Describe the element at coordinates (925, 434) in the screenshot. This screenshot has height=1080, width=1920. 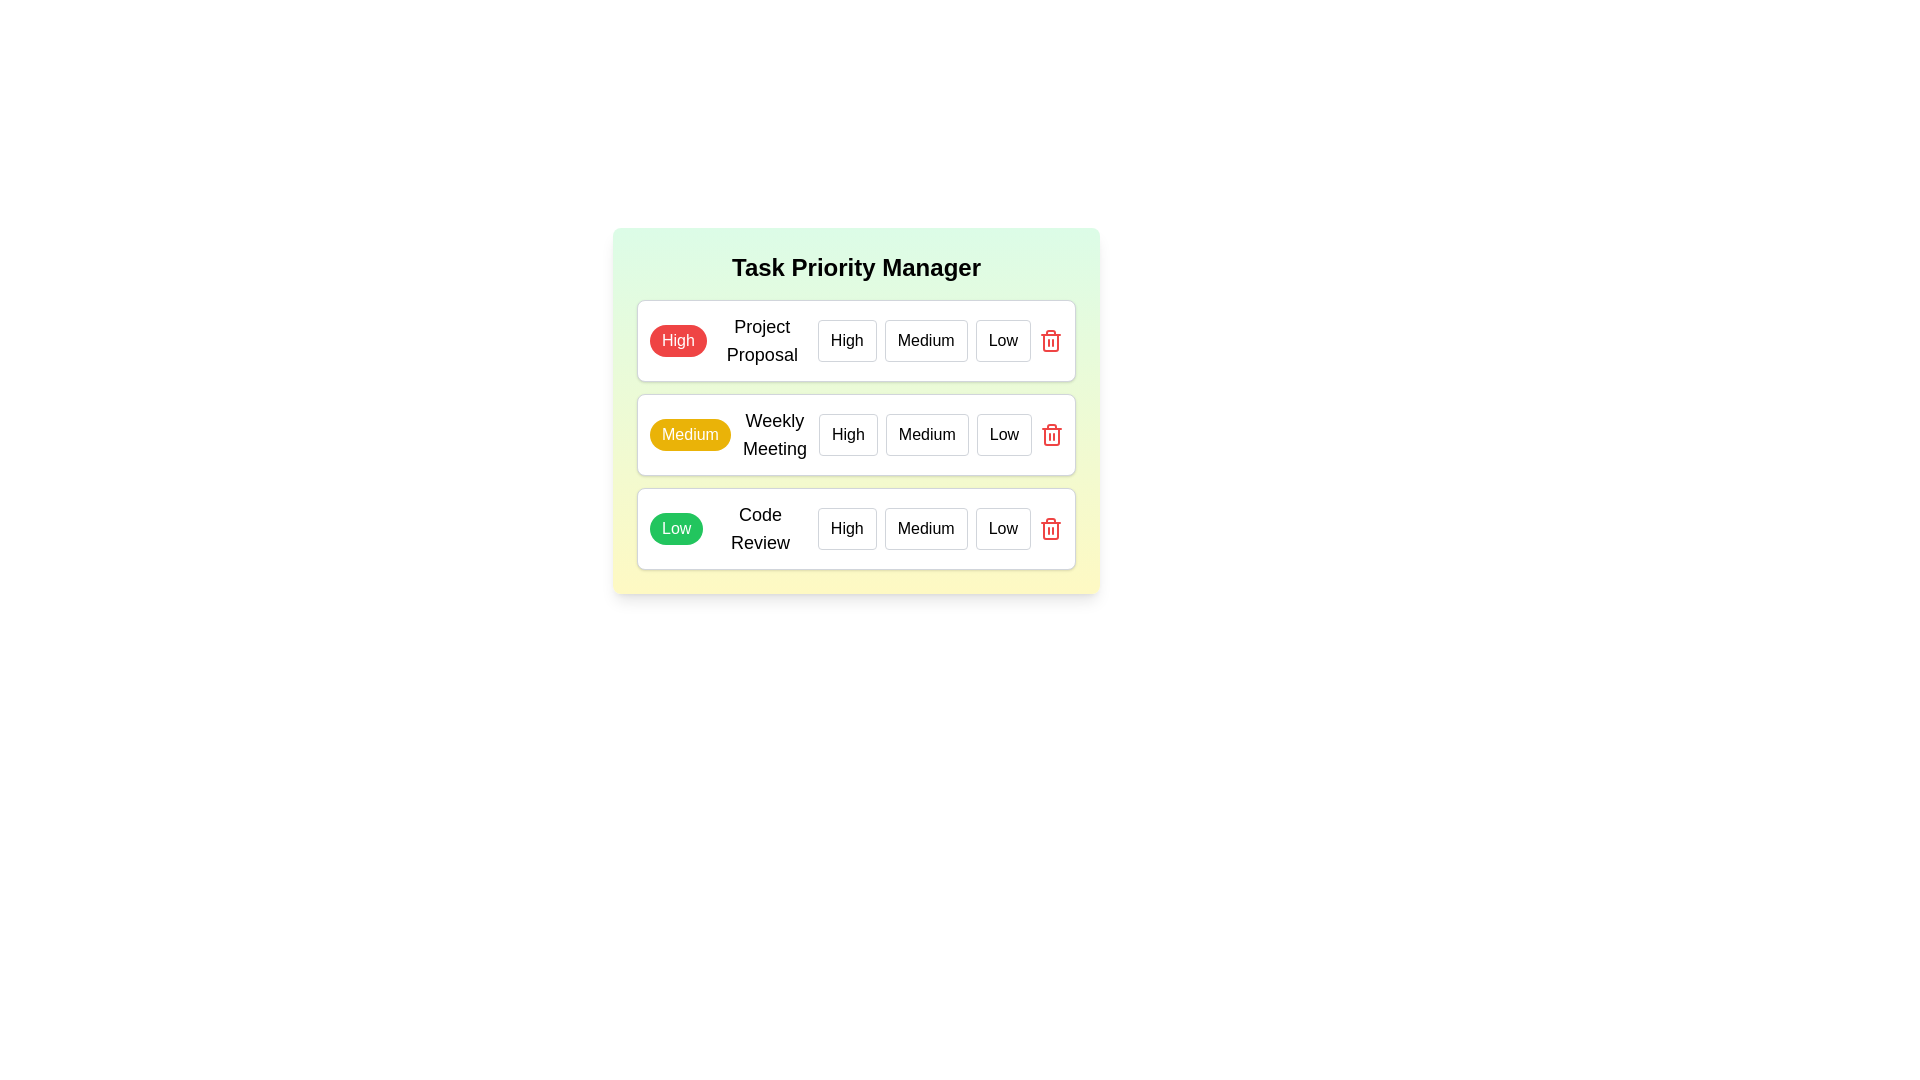
I see `the priority level Medium for the task Weekly Meeting` at that location.